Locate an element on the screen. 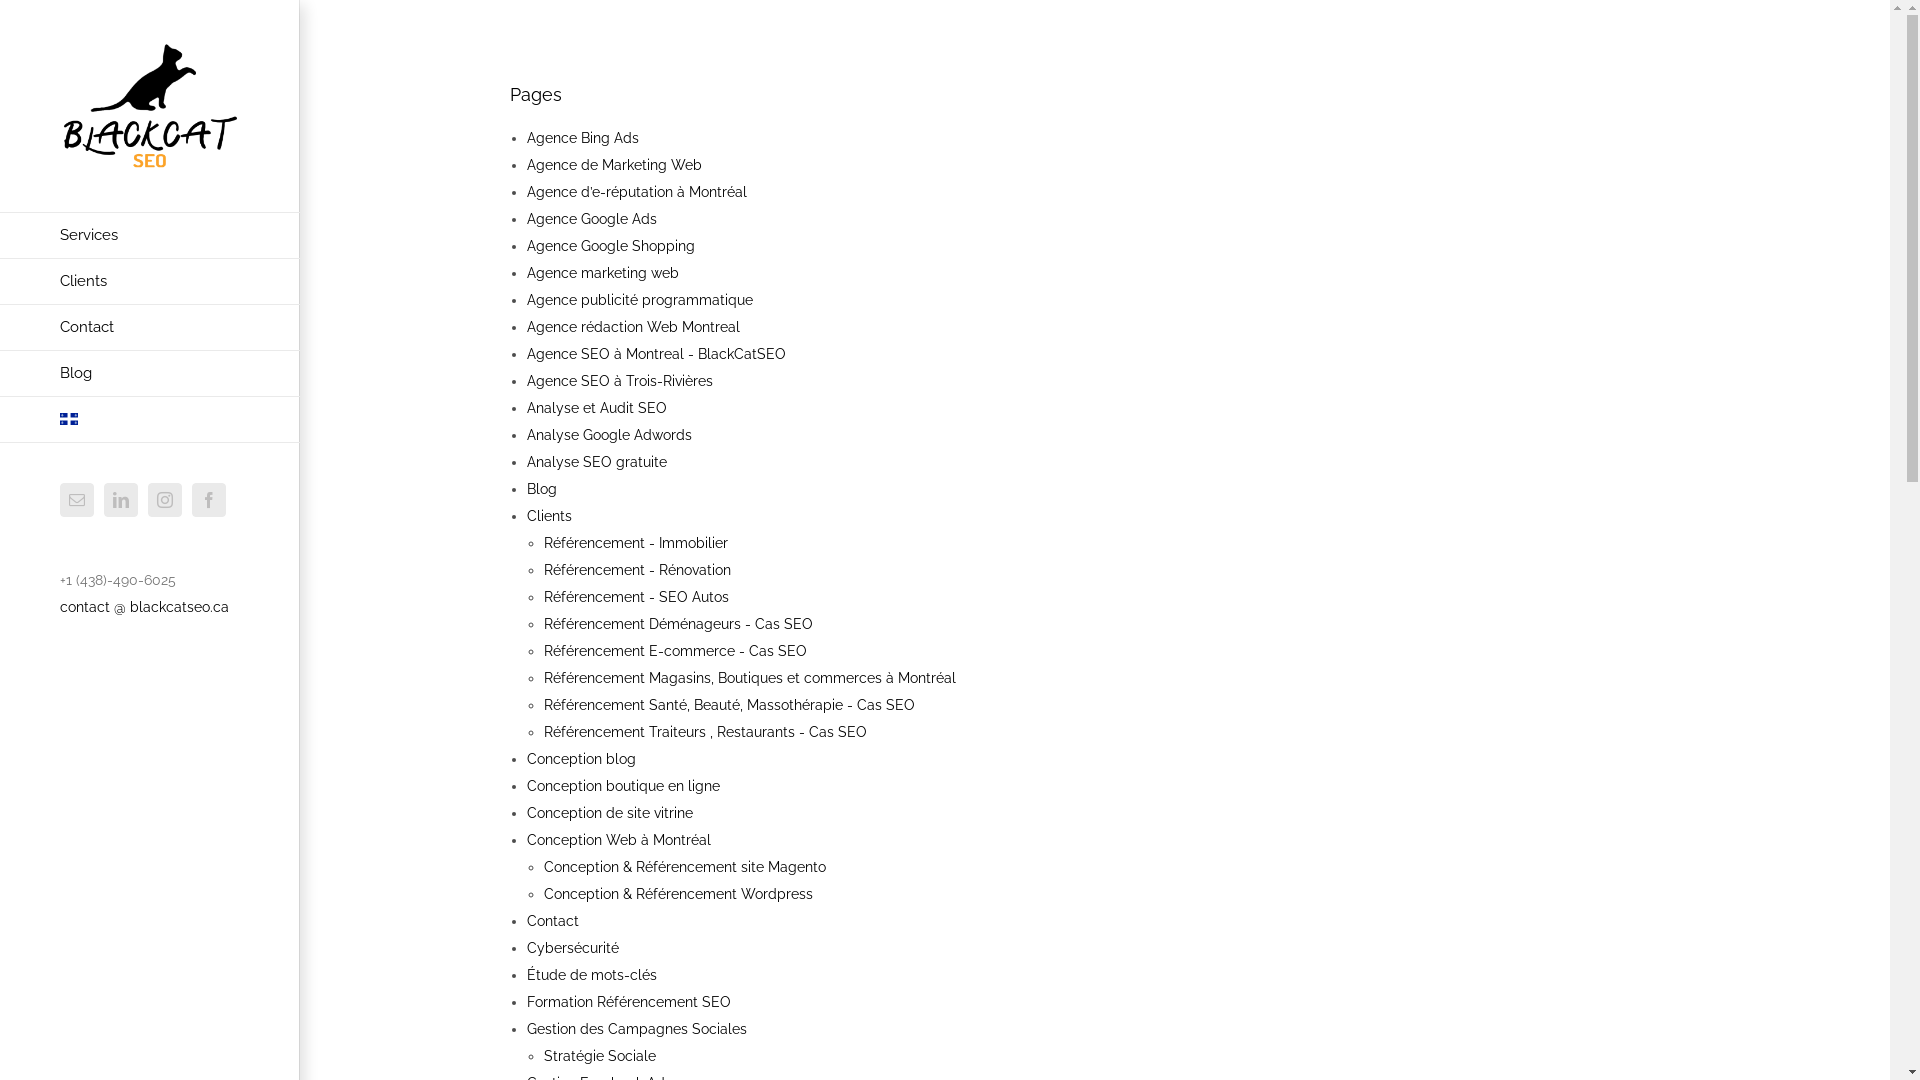  'Analyse et Audit SEO' is located at coordinates (595, 407).